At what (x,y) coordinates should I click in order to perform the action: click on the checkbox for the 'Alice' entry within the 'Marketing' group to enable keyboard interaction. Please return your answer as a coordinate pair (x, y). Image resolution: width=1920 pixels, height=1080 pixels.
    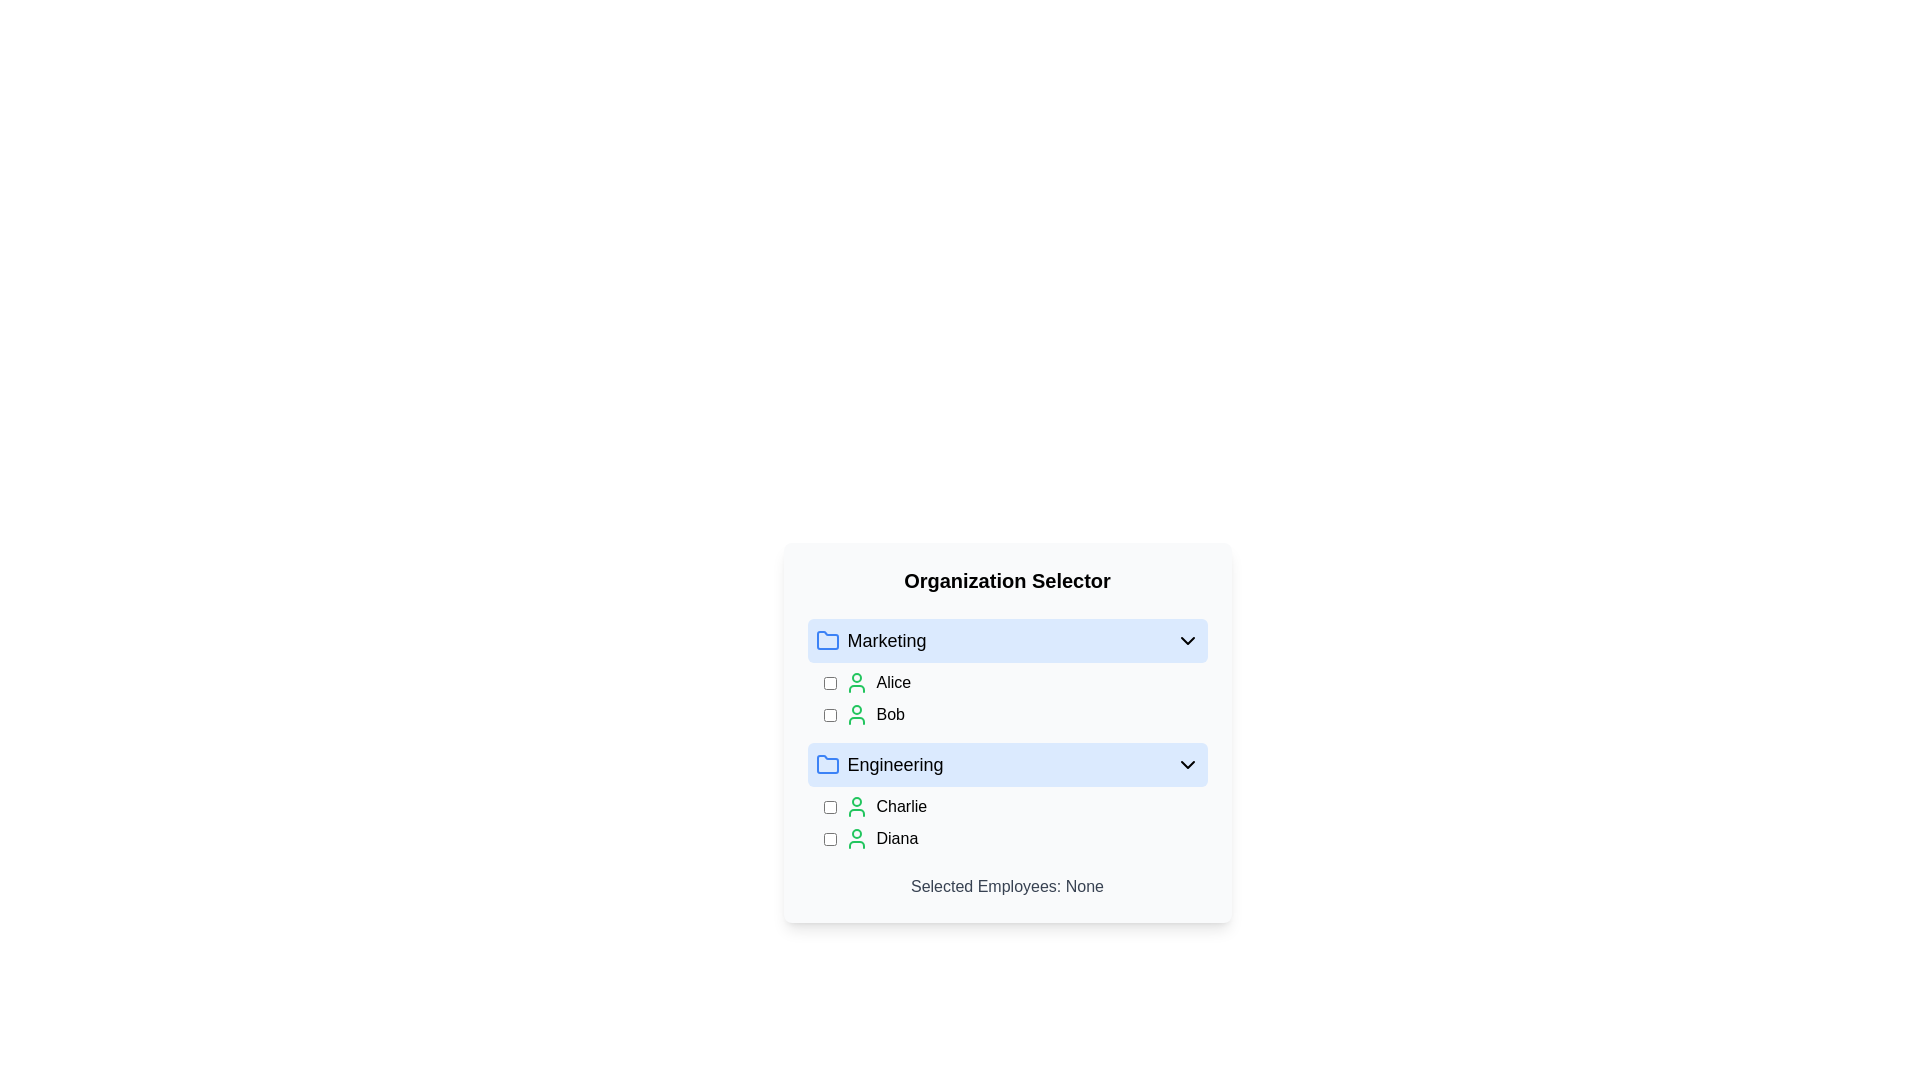
    Looking at the image, I should click on (830, 681).